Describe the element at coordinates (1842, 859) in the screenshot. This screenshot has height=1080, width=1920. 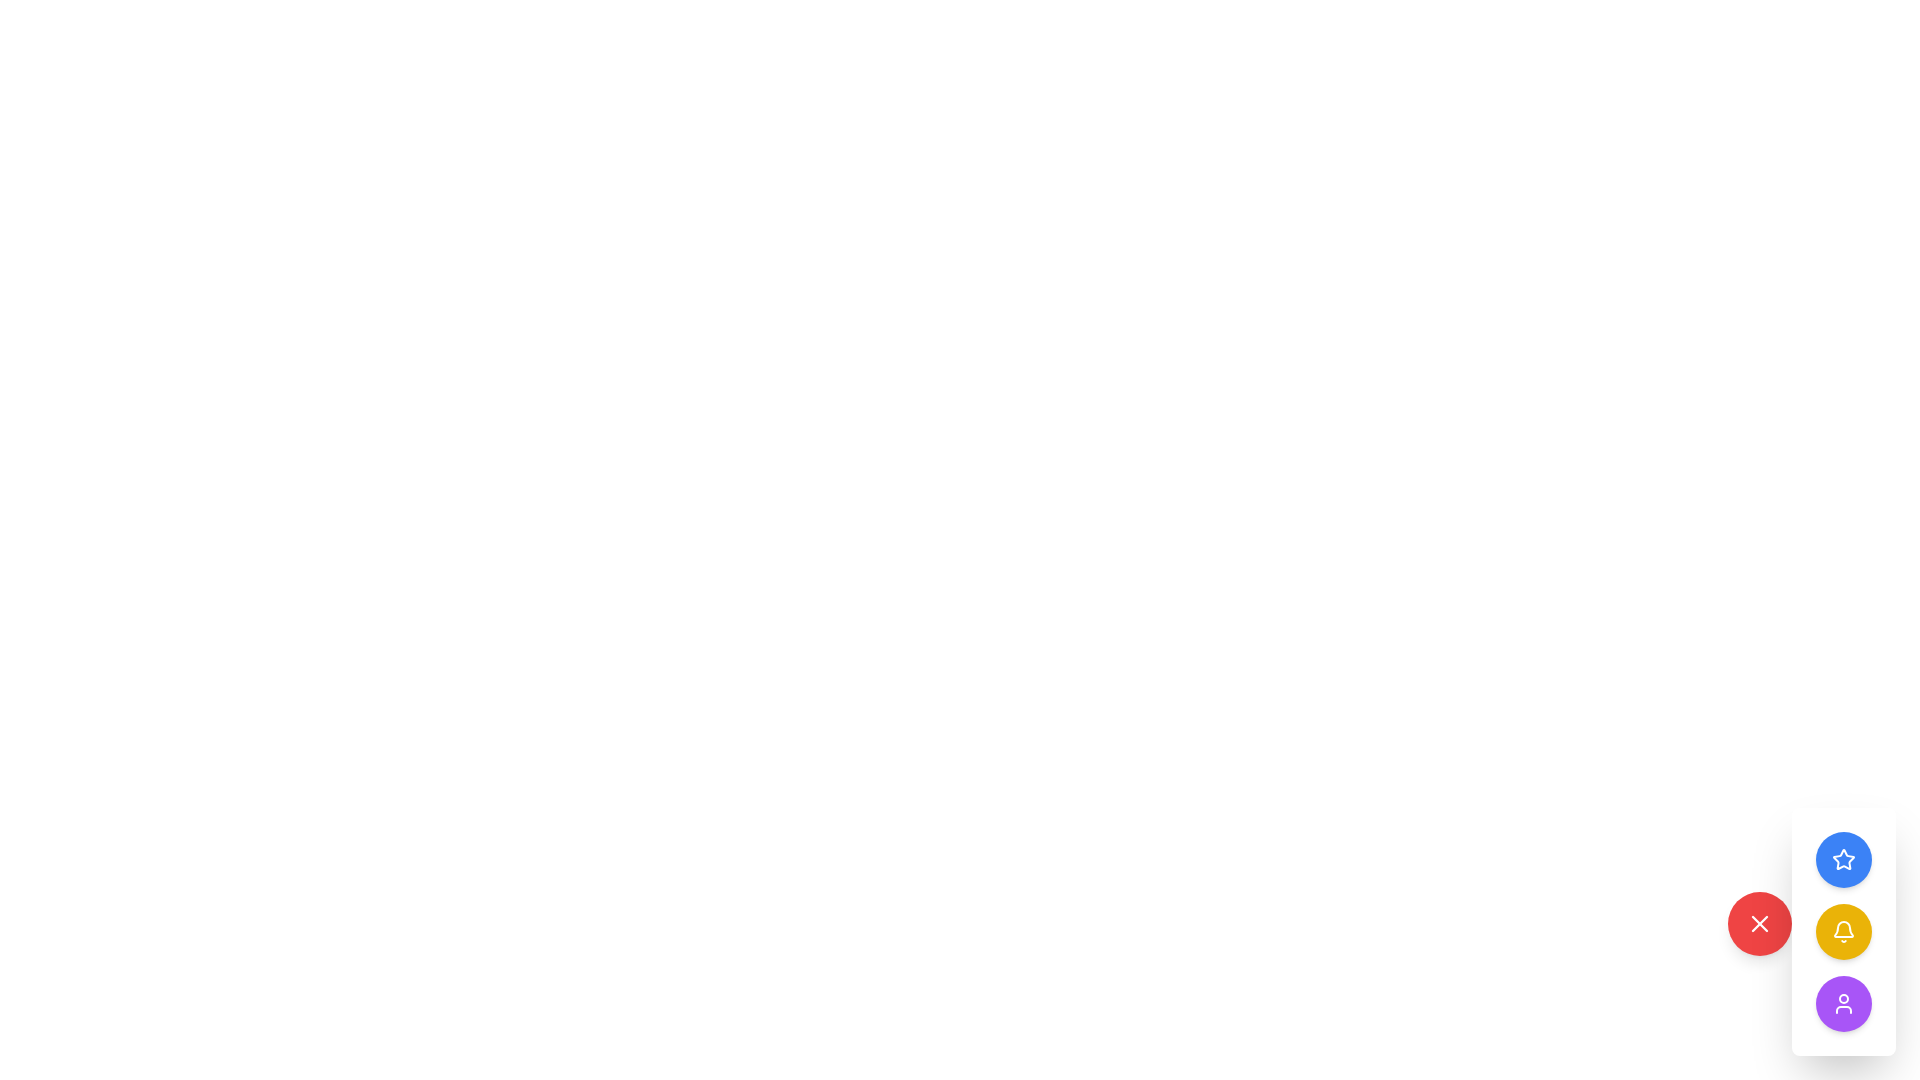
I see `the topmost button in the group of three circular buttons, which is related to marking items as favorites or highlighting them` at that location.